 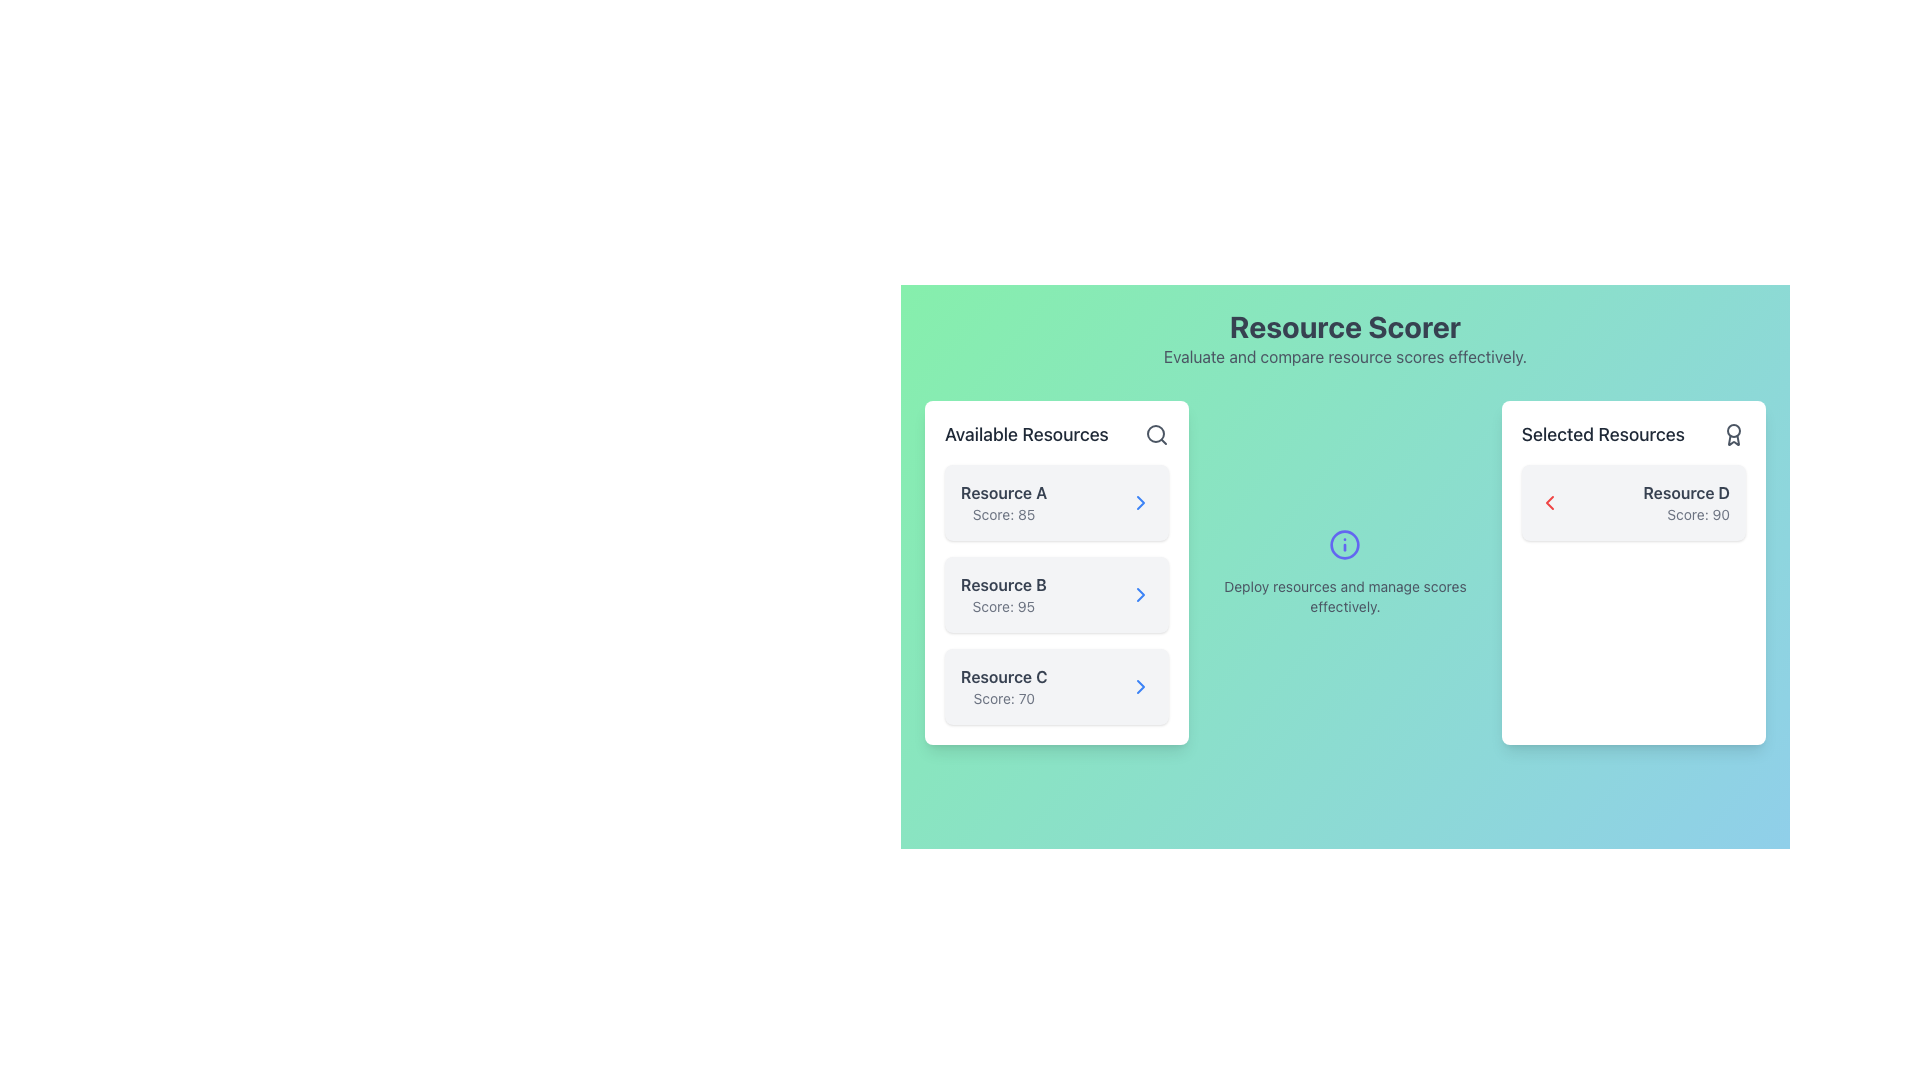 What do you see at coordinates (1732, 434) in the screenshot?
I see `the award icon located at the top-right corner of the 'Selected Resources' section header, adjacent to the 'Selected Resources' text` at bounding box center [1732, 434].